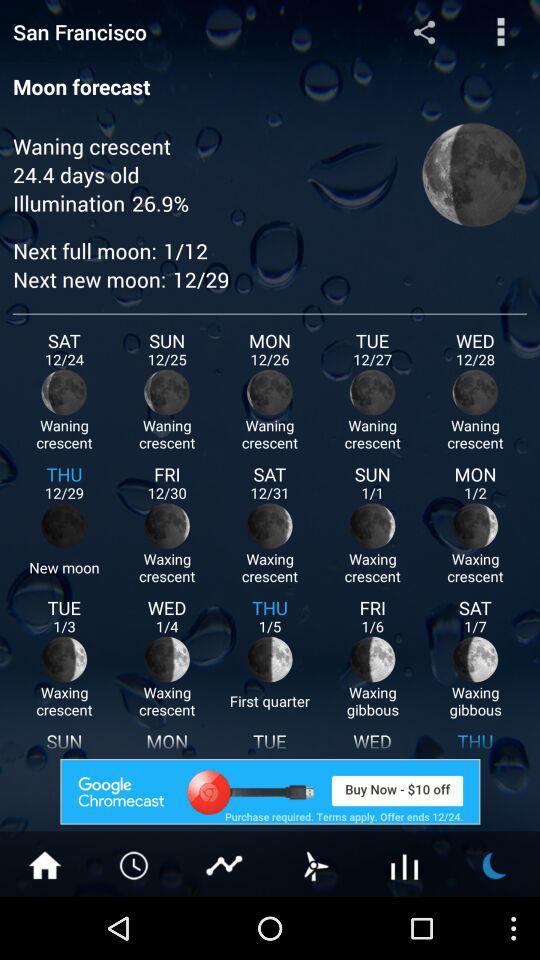 Image resolution: width=540 pixels, height=960 pixels. I want to click on history, so click(135, 863).